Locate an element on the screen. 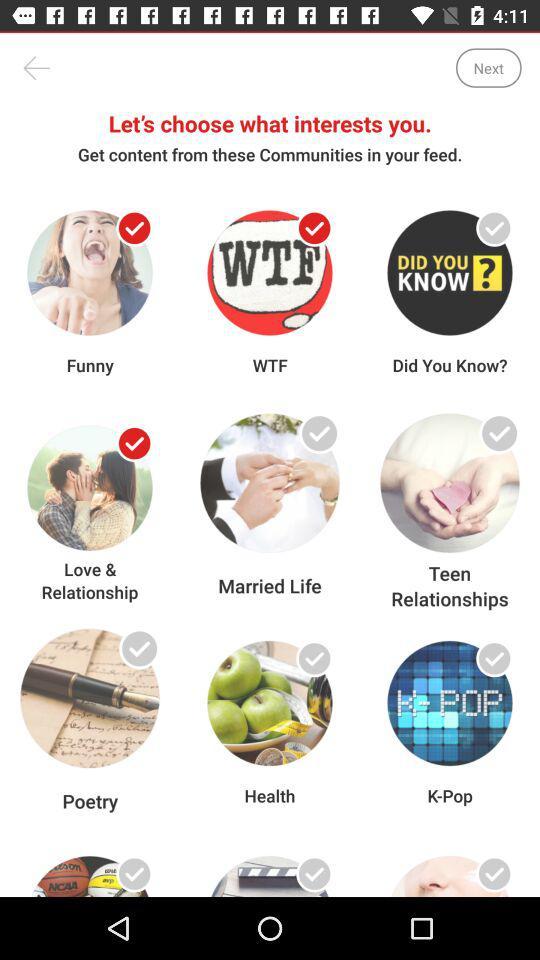 This screenshot has height=960, width=540. the topic is located at coordinates (314, 873).